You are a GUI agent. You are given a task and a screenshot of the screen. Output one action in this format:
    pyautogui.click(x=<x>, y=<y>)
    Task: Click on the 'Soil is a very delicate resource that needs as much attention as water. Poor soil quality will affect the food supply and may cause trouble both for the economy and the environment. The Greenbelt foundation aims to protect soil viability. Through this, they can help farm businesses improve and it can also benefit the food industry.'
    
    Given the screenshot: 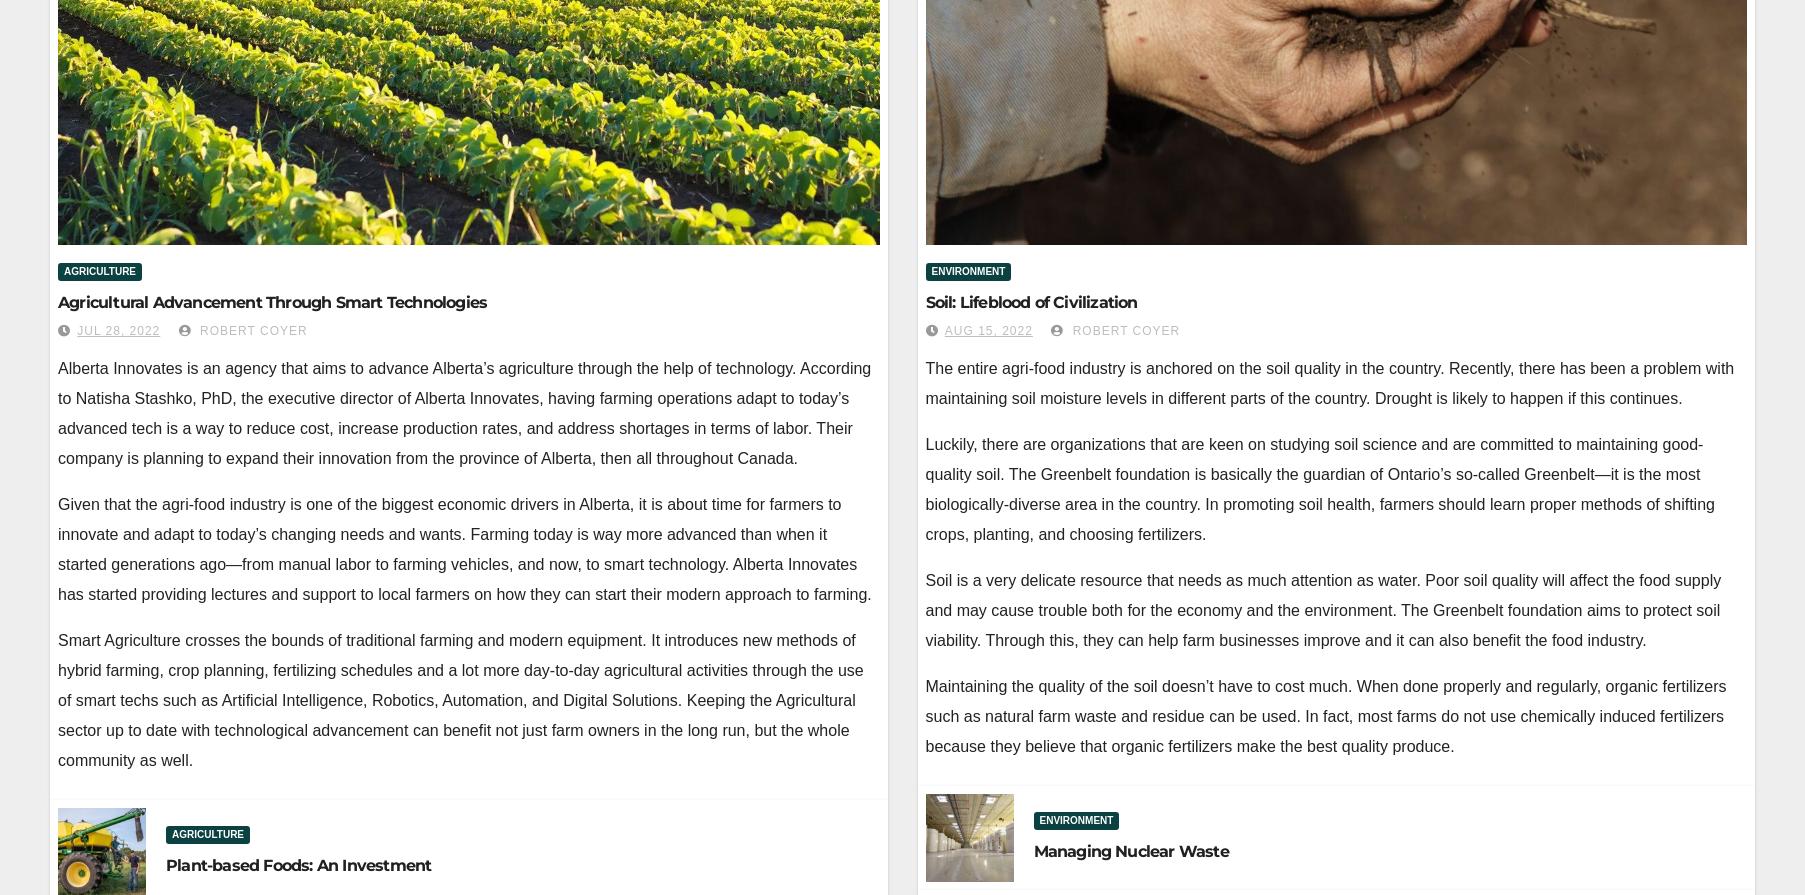 What is the action you would take?
    pyautogui.click(x=1323, y=609)
    